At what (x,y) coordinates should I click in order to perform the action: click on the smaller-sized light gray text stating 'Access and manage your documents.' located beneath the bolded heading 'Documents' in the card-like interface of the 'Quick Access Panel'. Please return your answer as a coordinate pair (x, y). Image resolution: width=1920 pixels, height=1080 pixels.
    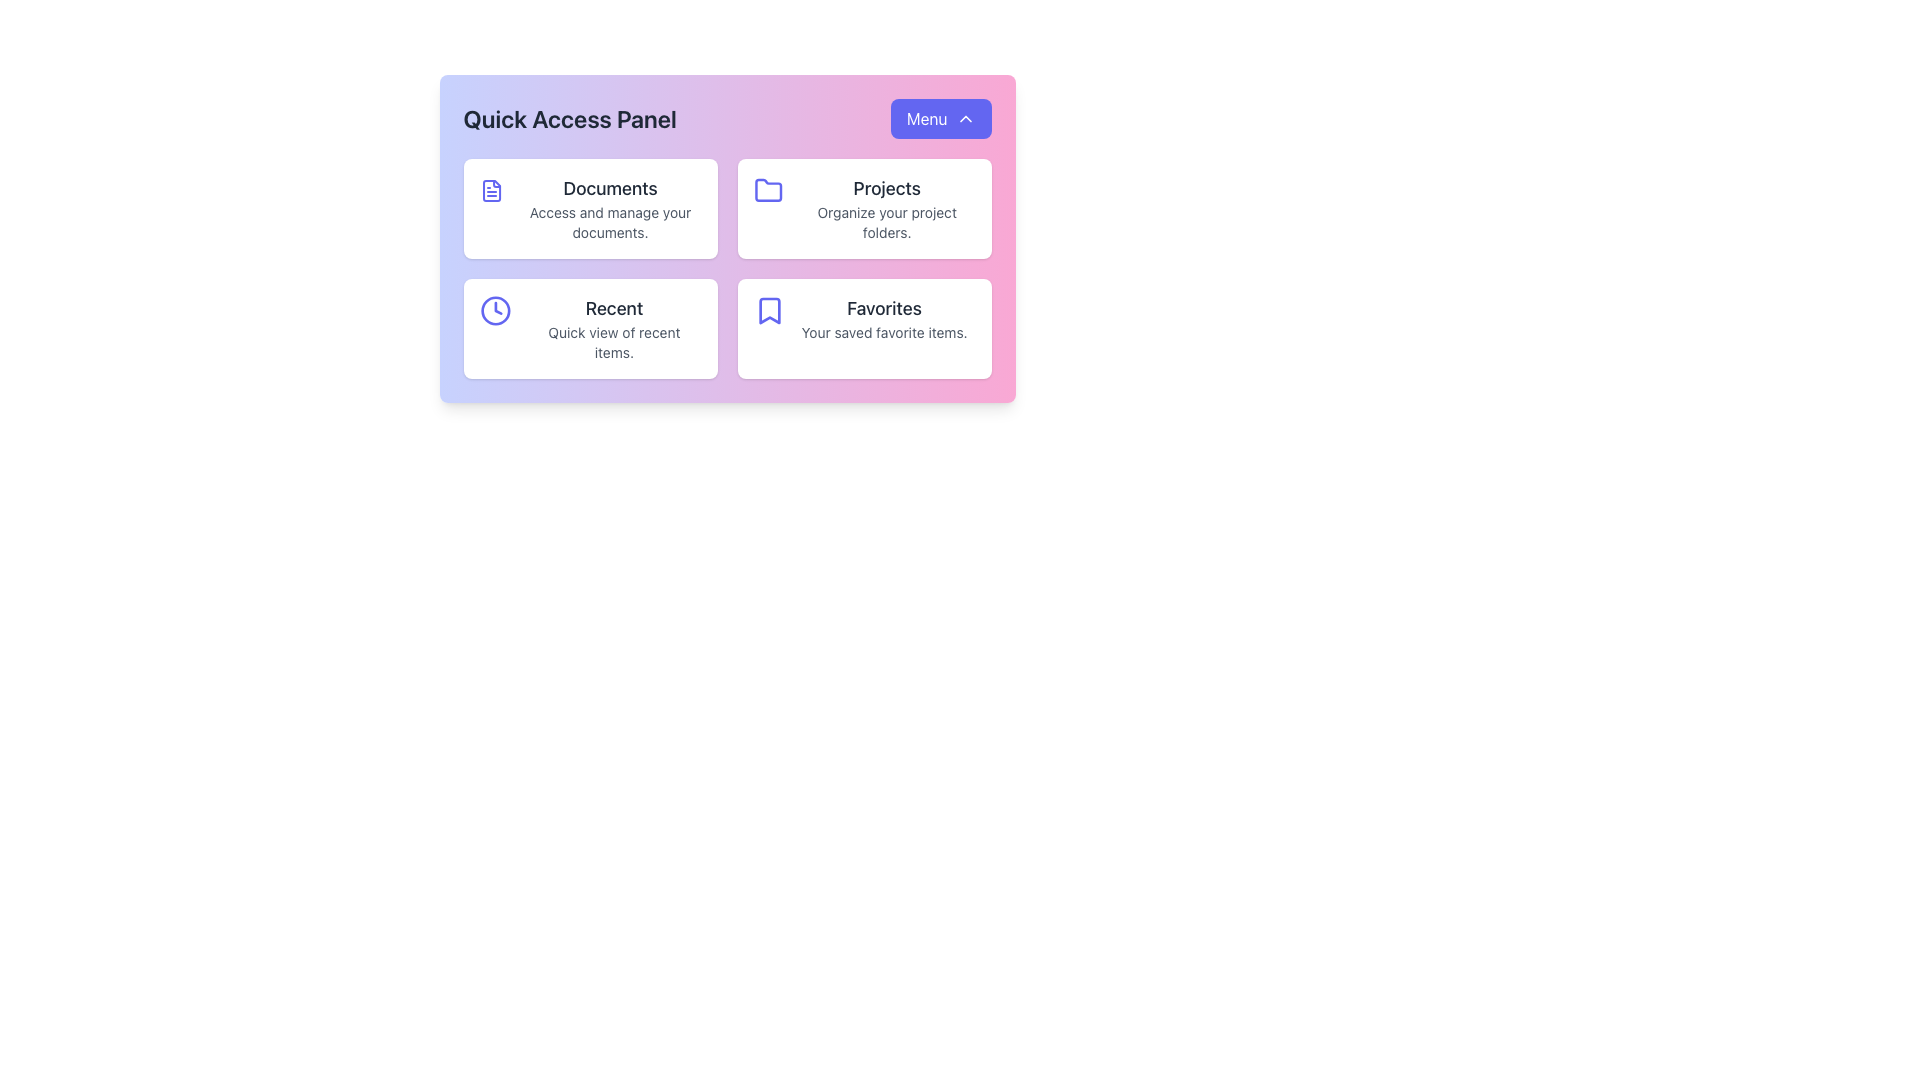
    Looking at the image, I should click on (609, 223).